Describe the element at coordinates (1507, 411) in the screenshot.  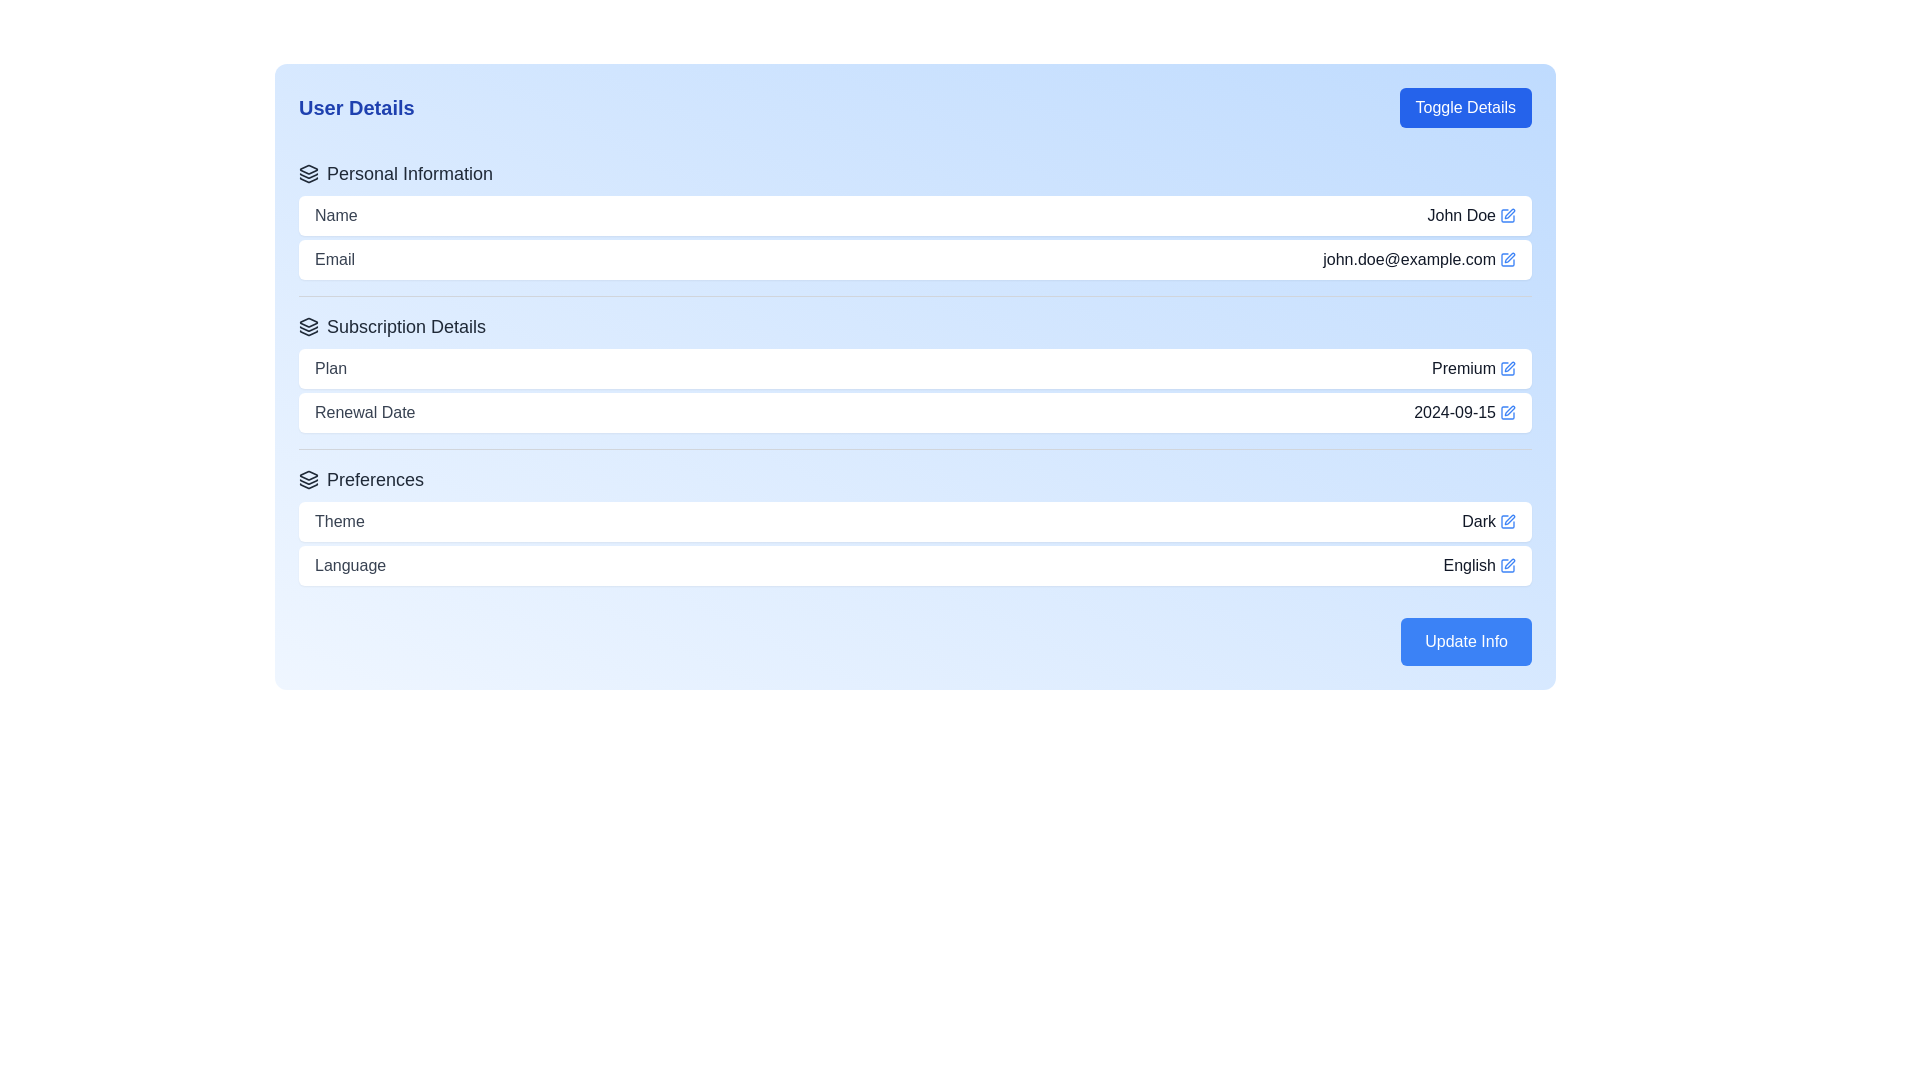
I see `the Iconic button located next to the 'Renewal Date' field in the 'Subscription Details' section` at that location.